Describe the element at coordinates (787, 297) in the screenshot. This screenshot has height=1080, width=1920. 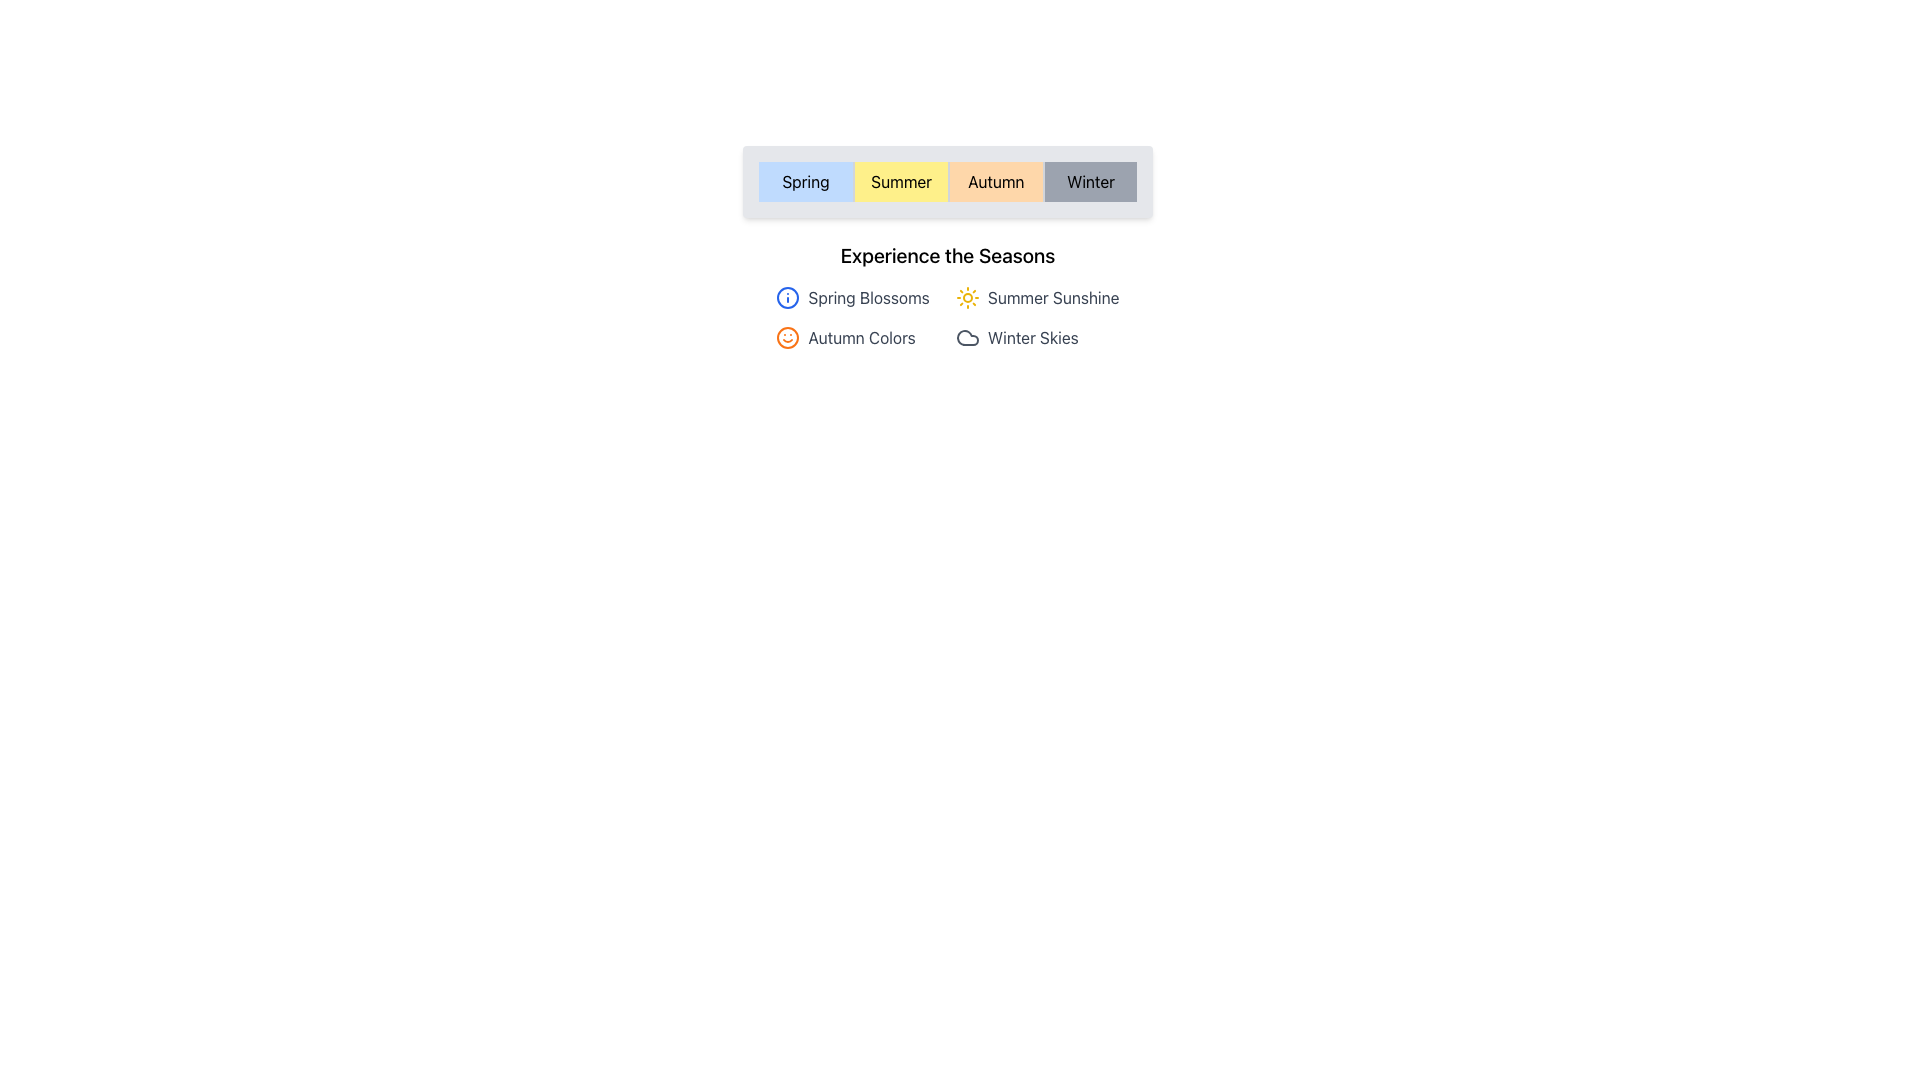
I see `the circular icon with a blue outline and no fill, featuring a small vertical line and a tiny circular dot, located to the left of the 'Spring Blossoms' label` at that location.